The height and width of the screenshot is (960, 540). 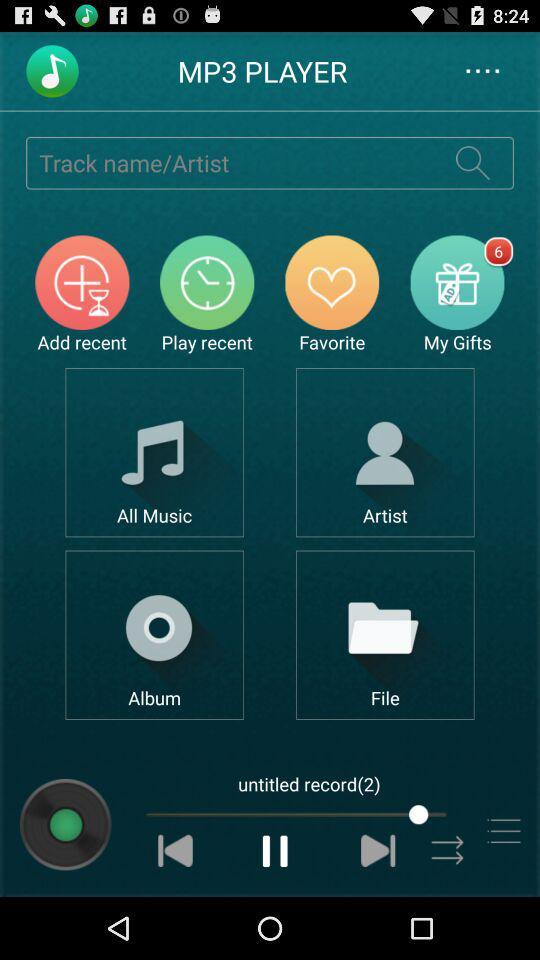 I want to click on open playlist, so click(x=502, y=831).